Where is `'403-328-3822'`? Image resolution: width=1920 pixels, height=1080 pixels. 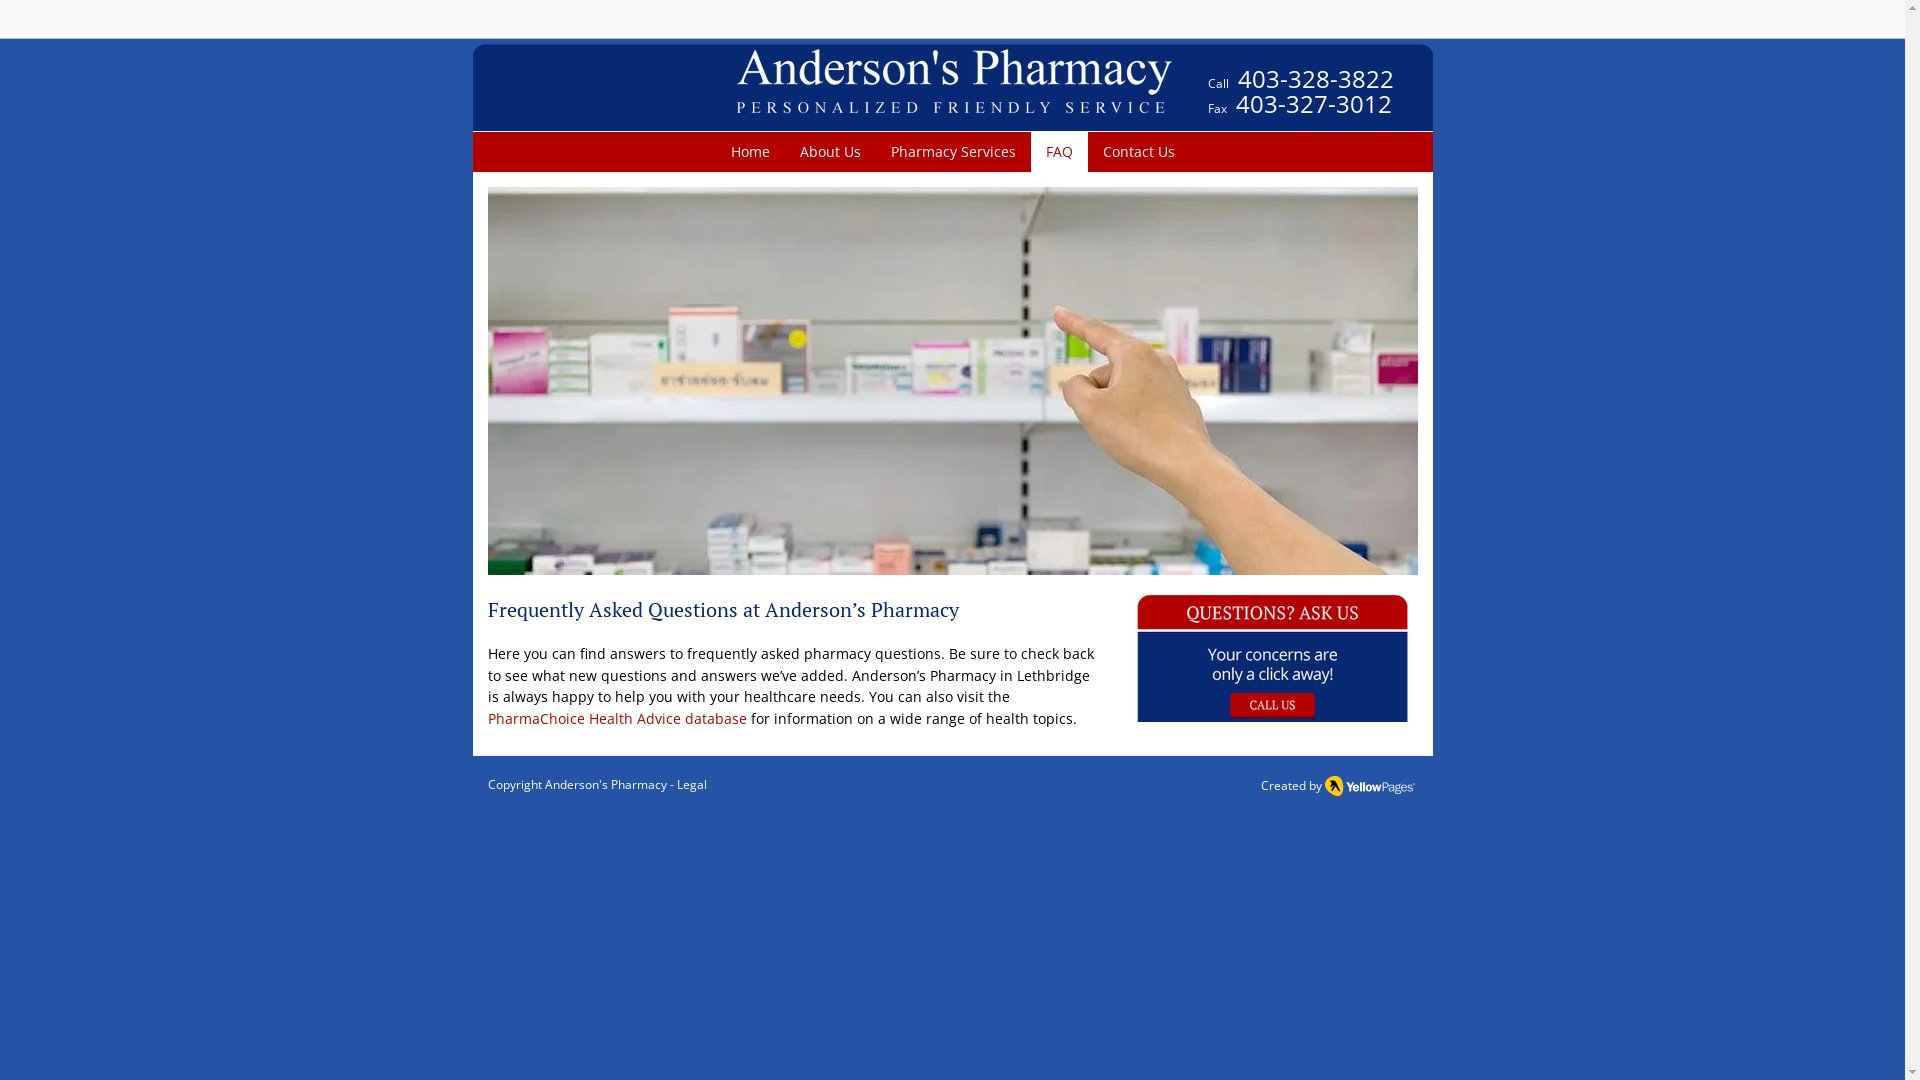 '403-328-3822' is located at coordinates (1237, 82).